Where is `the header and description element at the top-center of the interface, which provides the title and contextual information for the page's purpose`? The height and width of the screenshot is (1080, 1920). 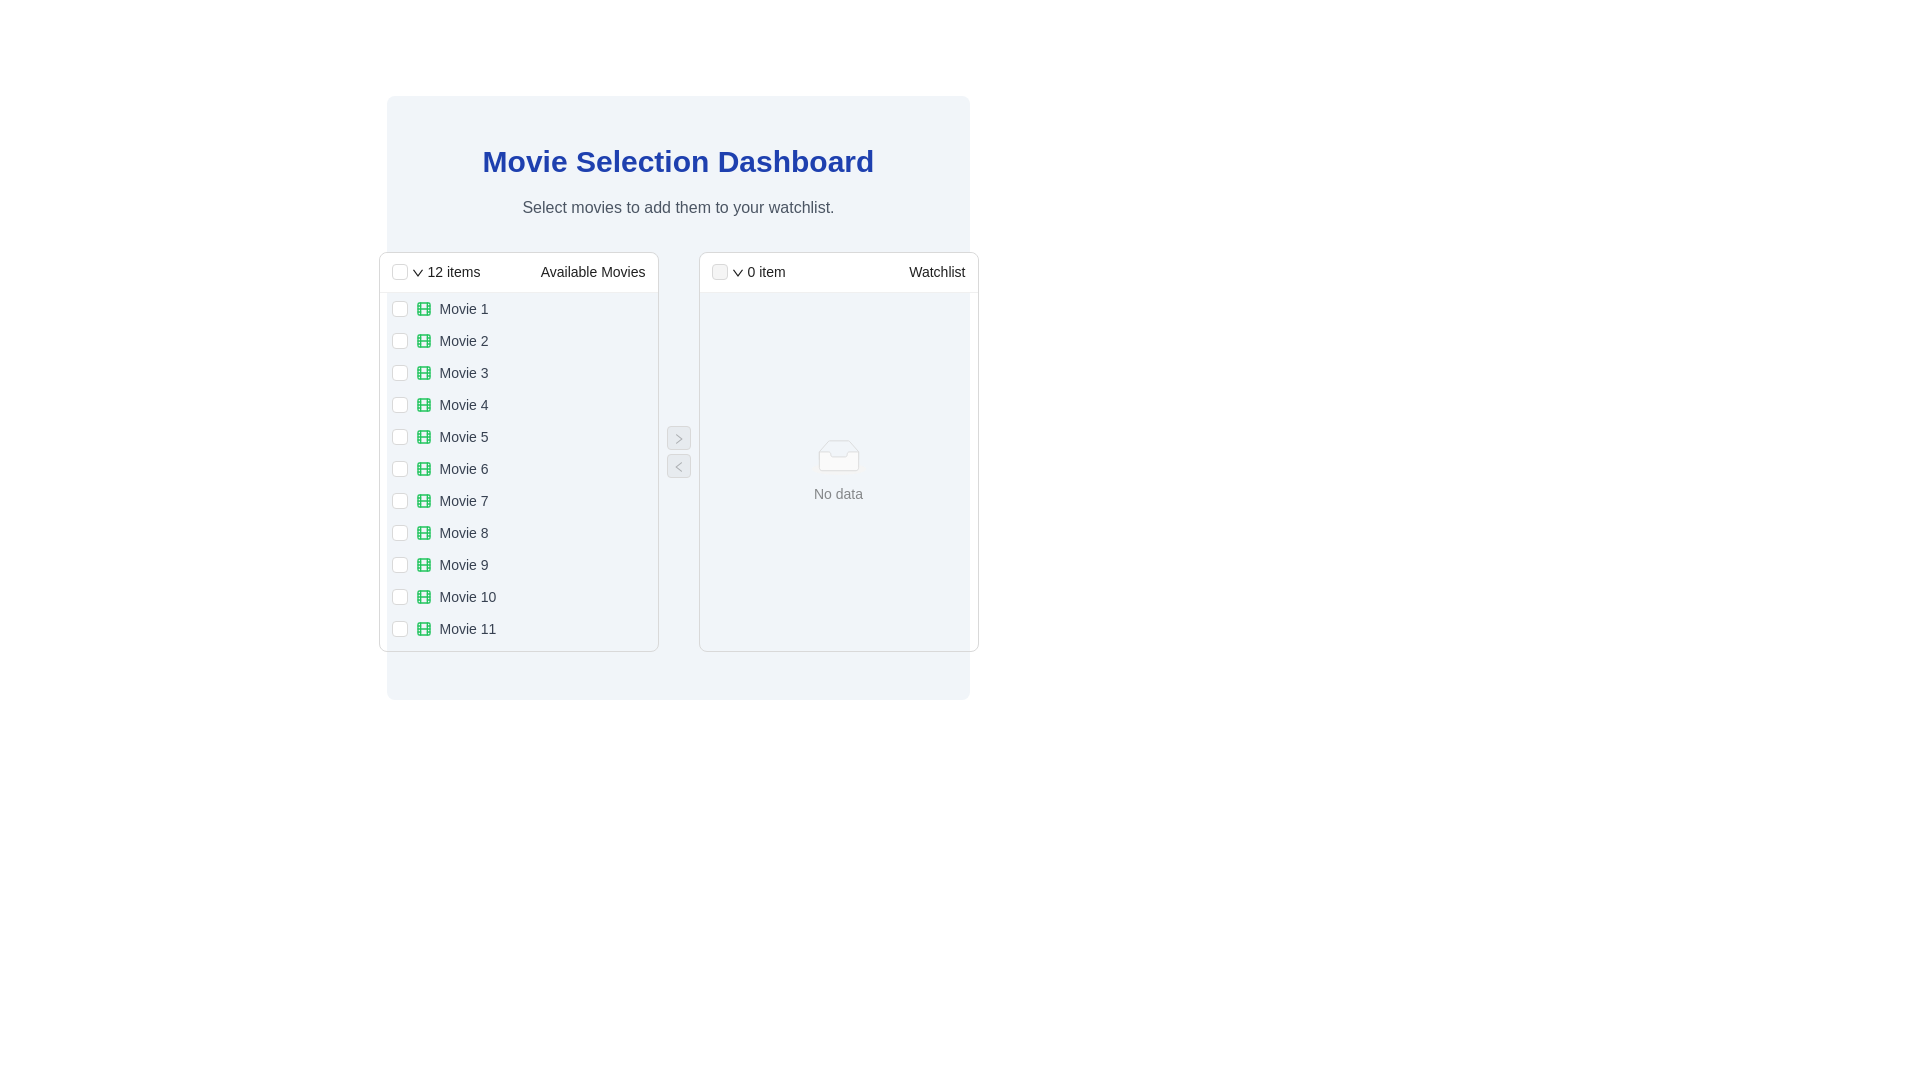
the header and description element at the top-center of the interface, which provides the title and contextual information for the page's purpose is located at coordinates (678, 181).